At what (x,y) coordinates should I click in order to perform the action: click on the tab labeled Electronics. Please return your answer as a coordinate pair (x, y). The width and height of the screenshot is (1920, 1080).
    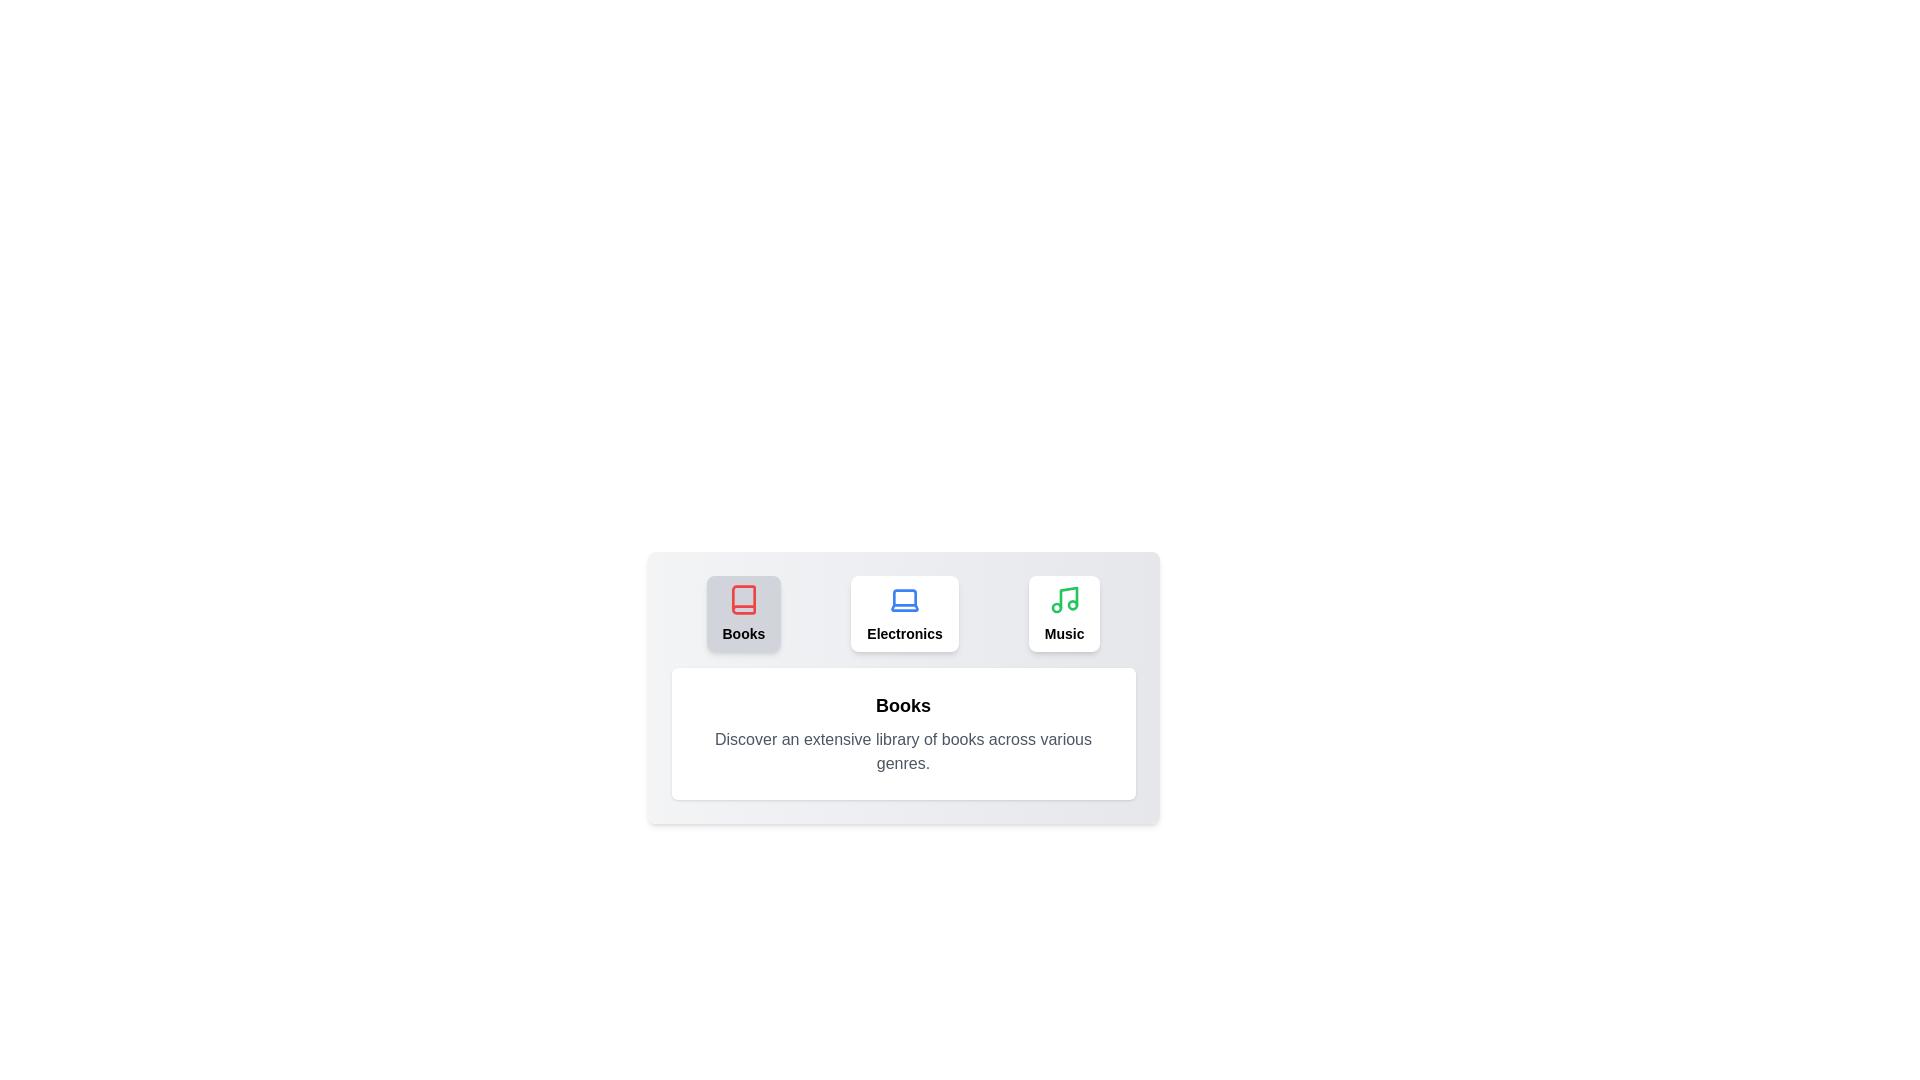
    Looking at the image, I should click on (904, 612).